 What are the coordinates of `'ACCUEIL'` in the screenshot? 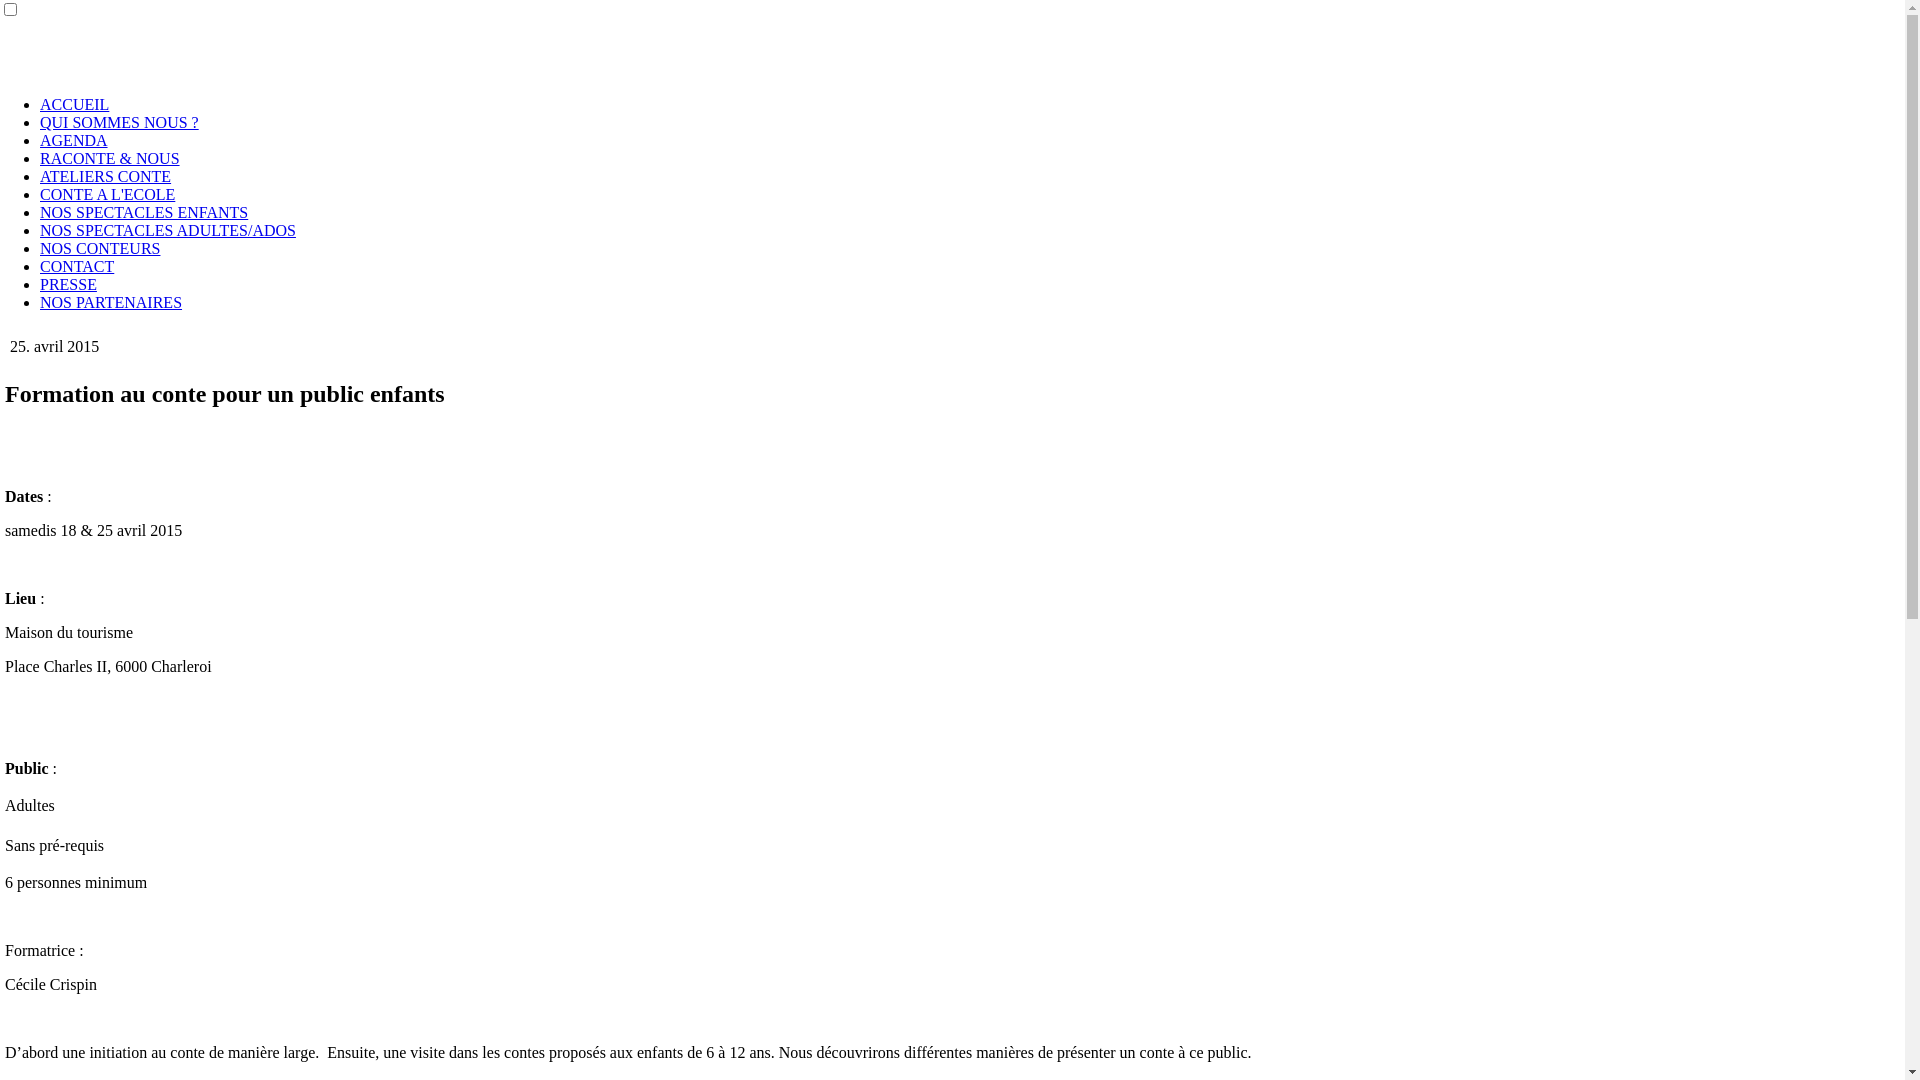 It's located at (74, 104).